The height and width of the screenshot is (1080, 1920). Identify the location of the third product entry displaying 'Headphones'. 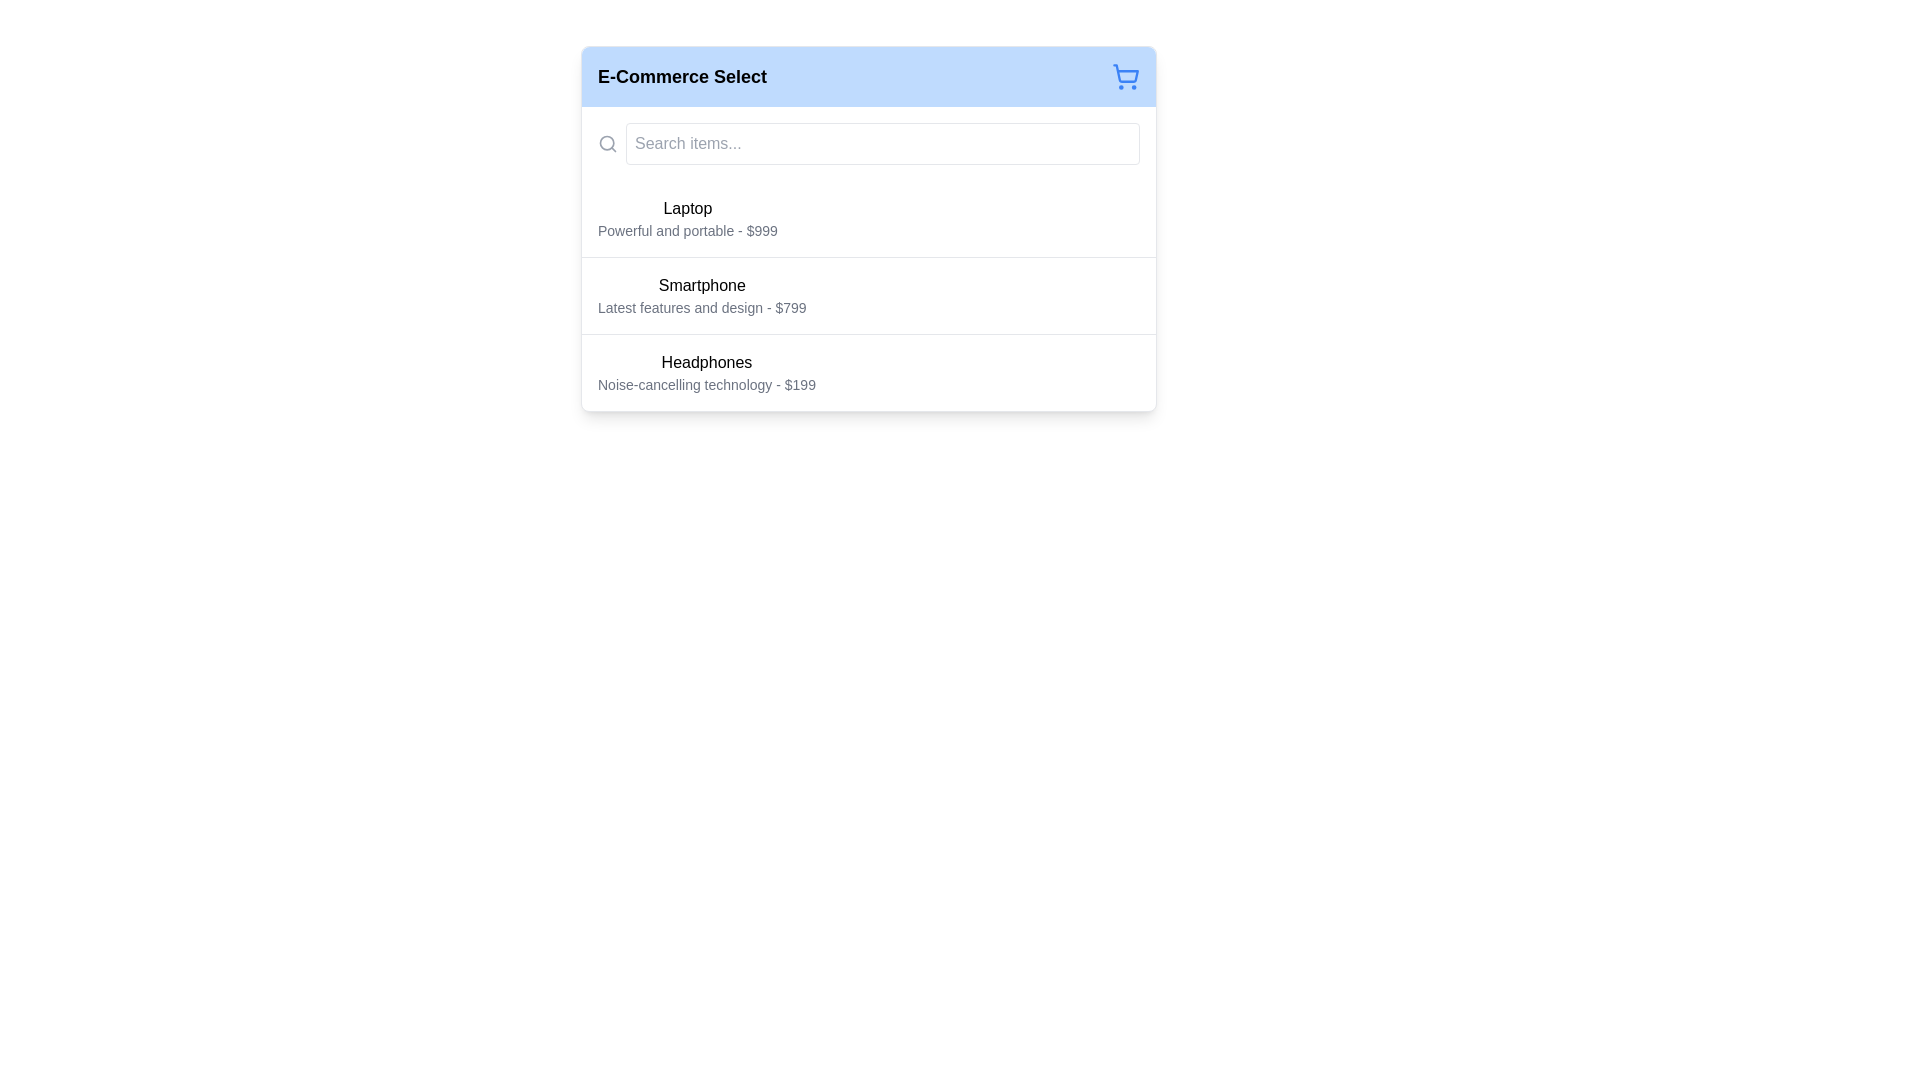
(868, 372).